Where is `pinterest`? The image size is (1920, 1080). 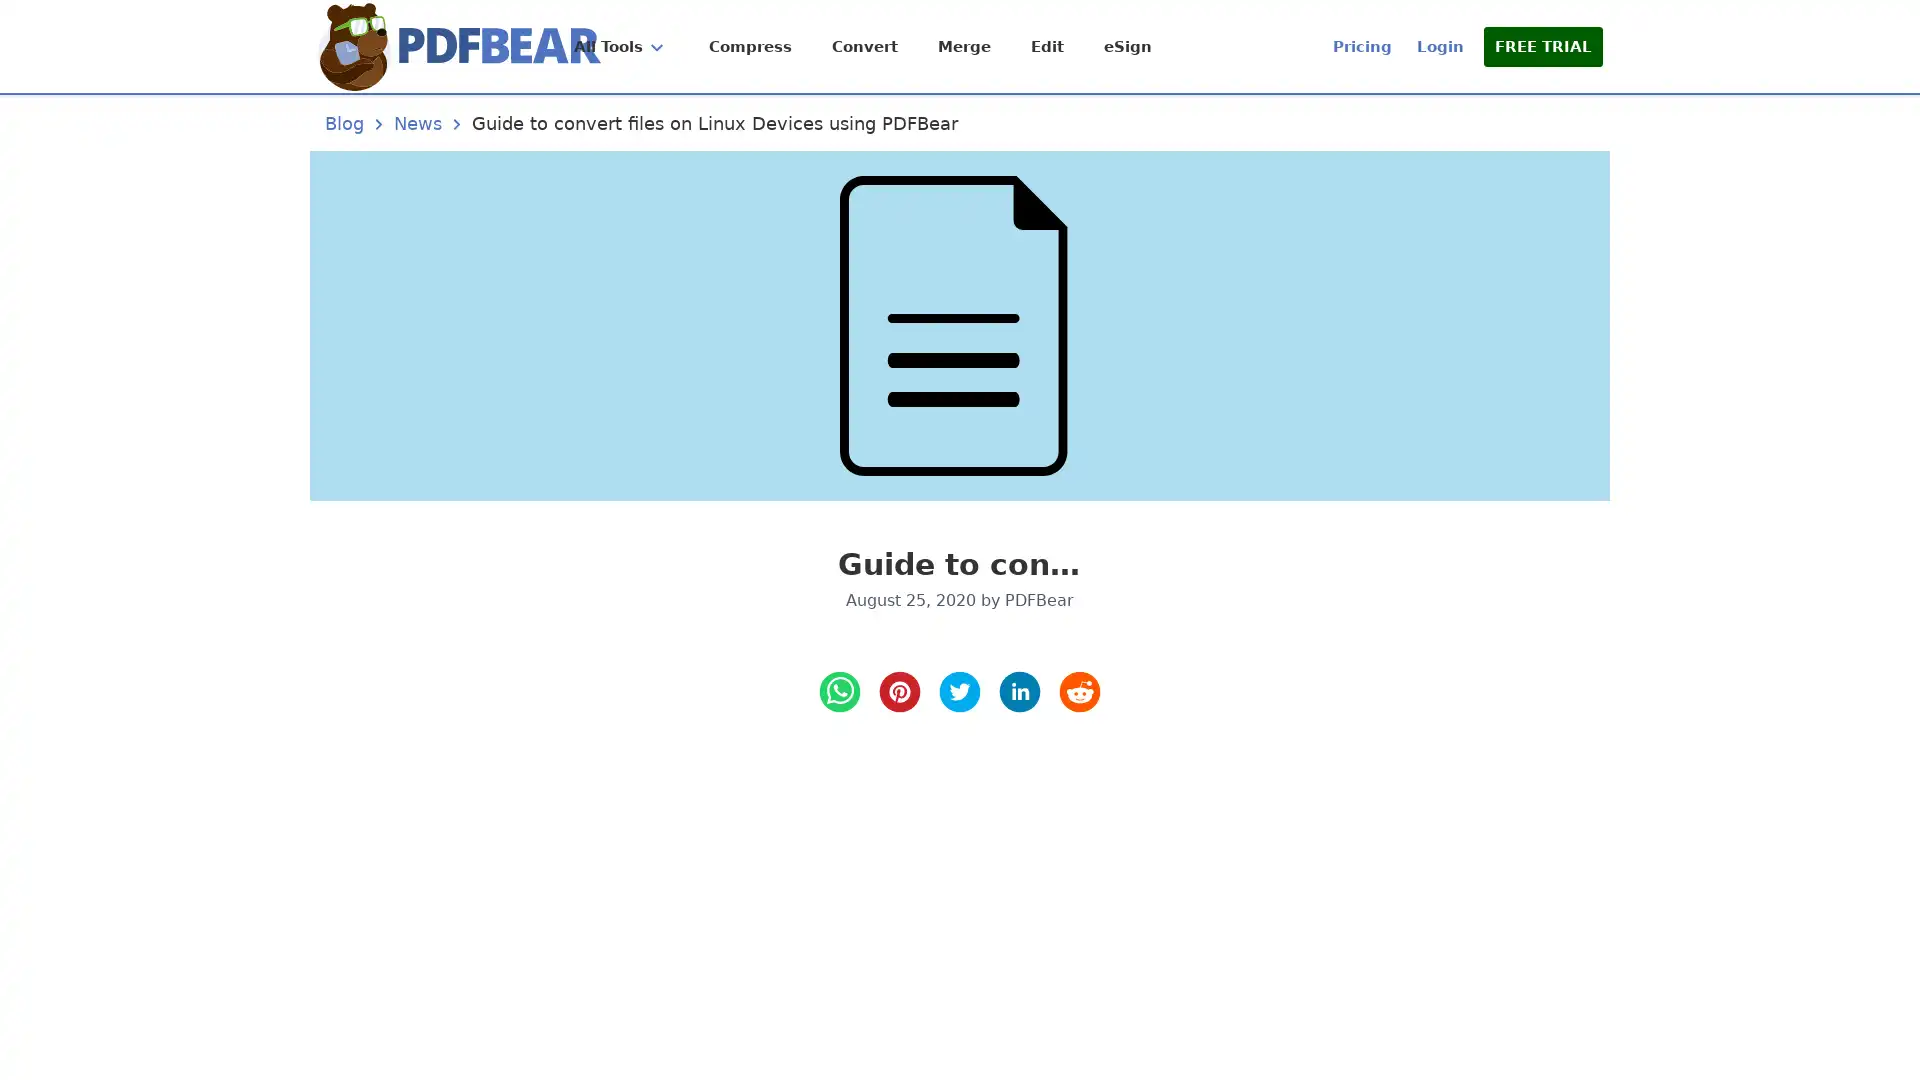 pinterest is located at coordinates (899, 690).